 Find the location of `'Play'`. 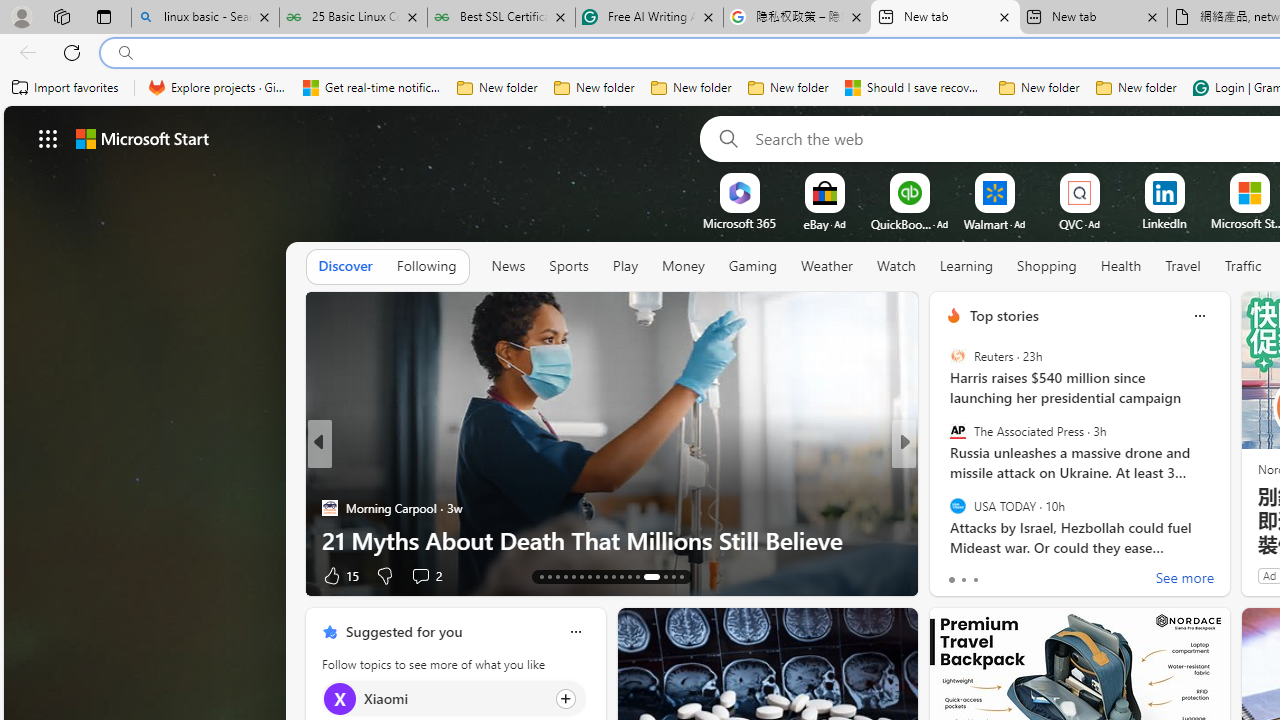

'Play' is located at coordinates (624, 265).